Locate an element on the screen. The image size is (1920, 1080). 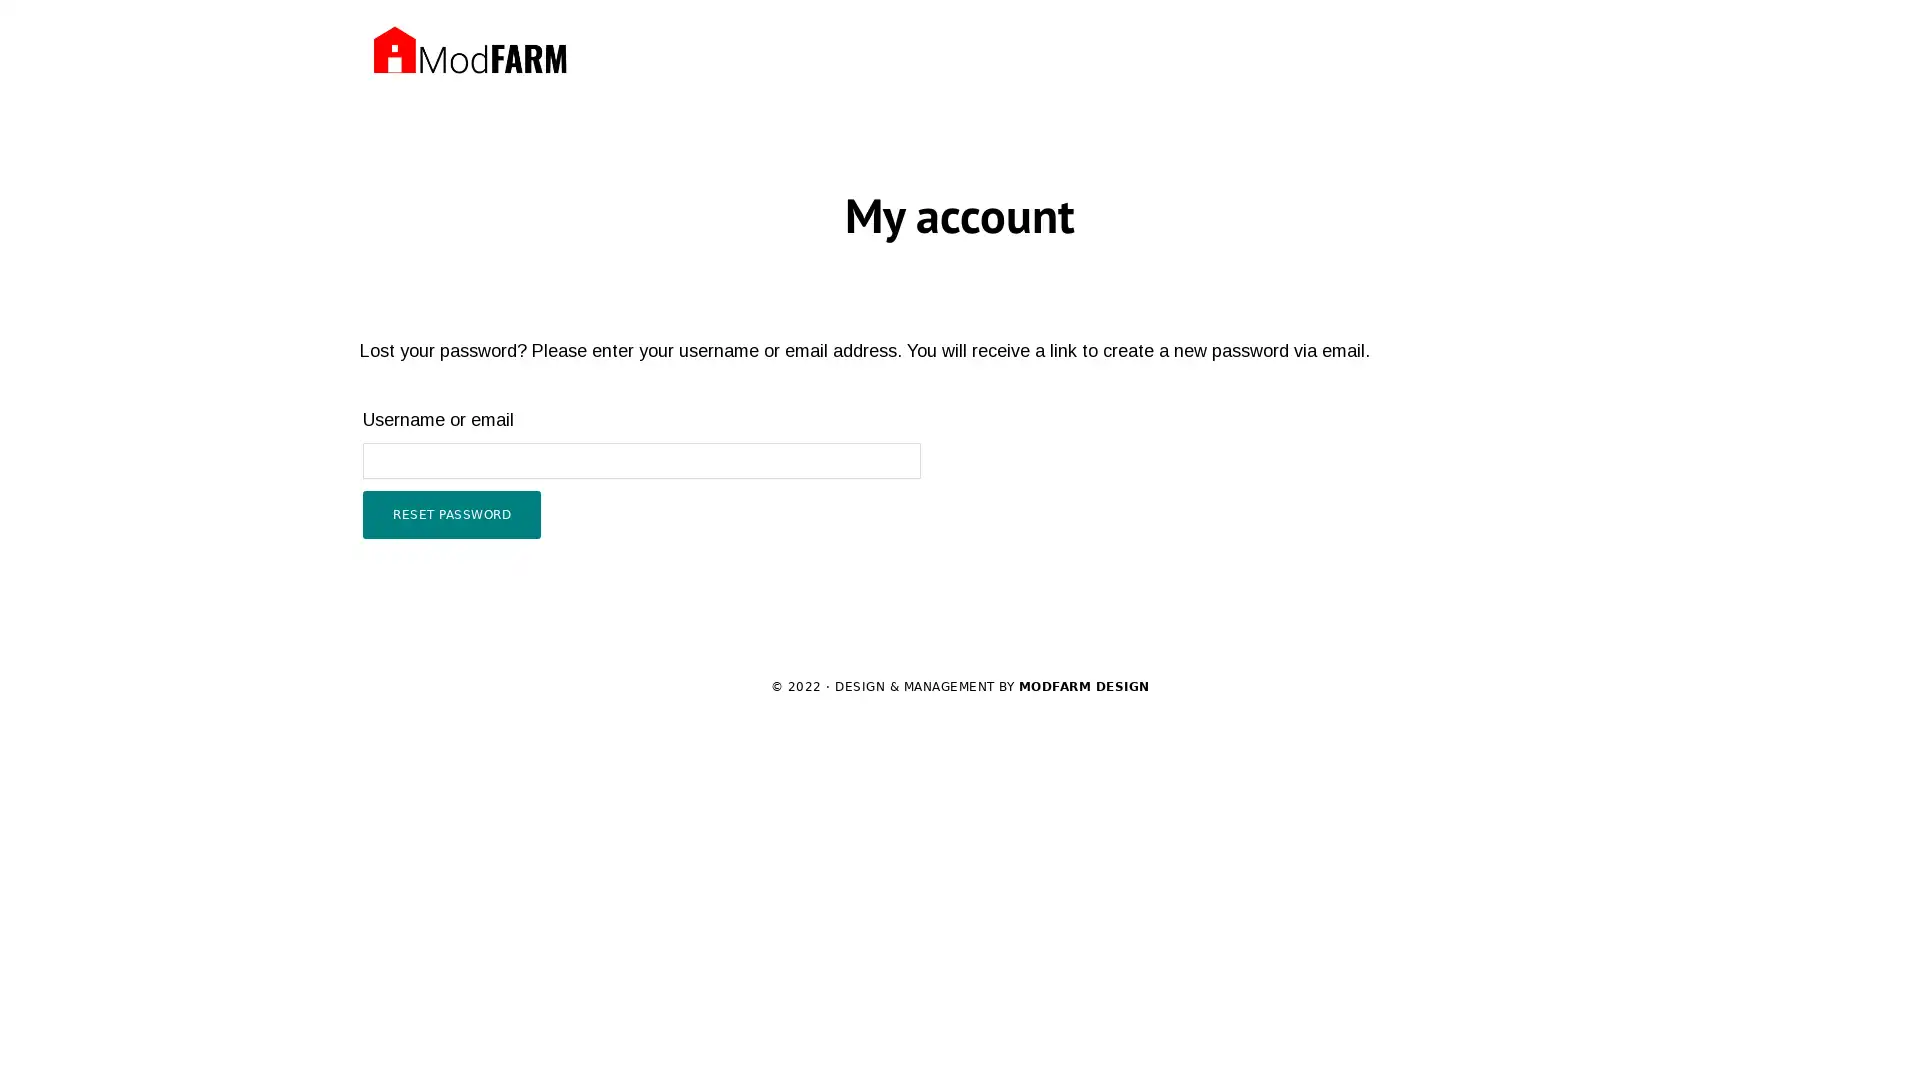
RESET PASSWORD is located at coordinates (450, 512).